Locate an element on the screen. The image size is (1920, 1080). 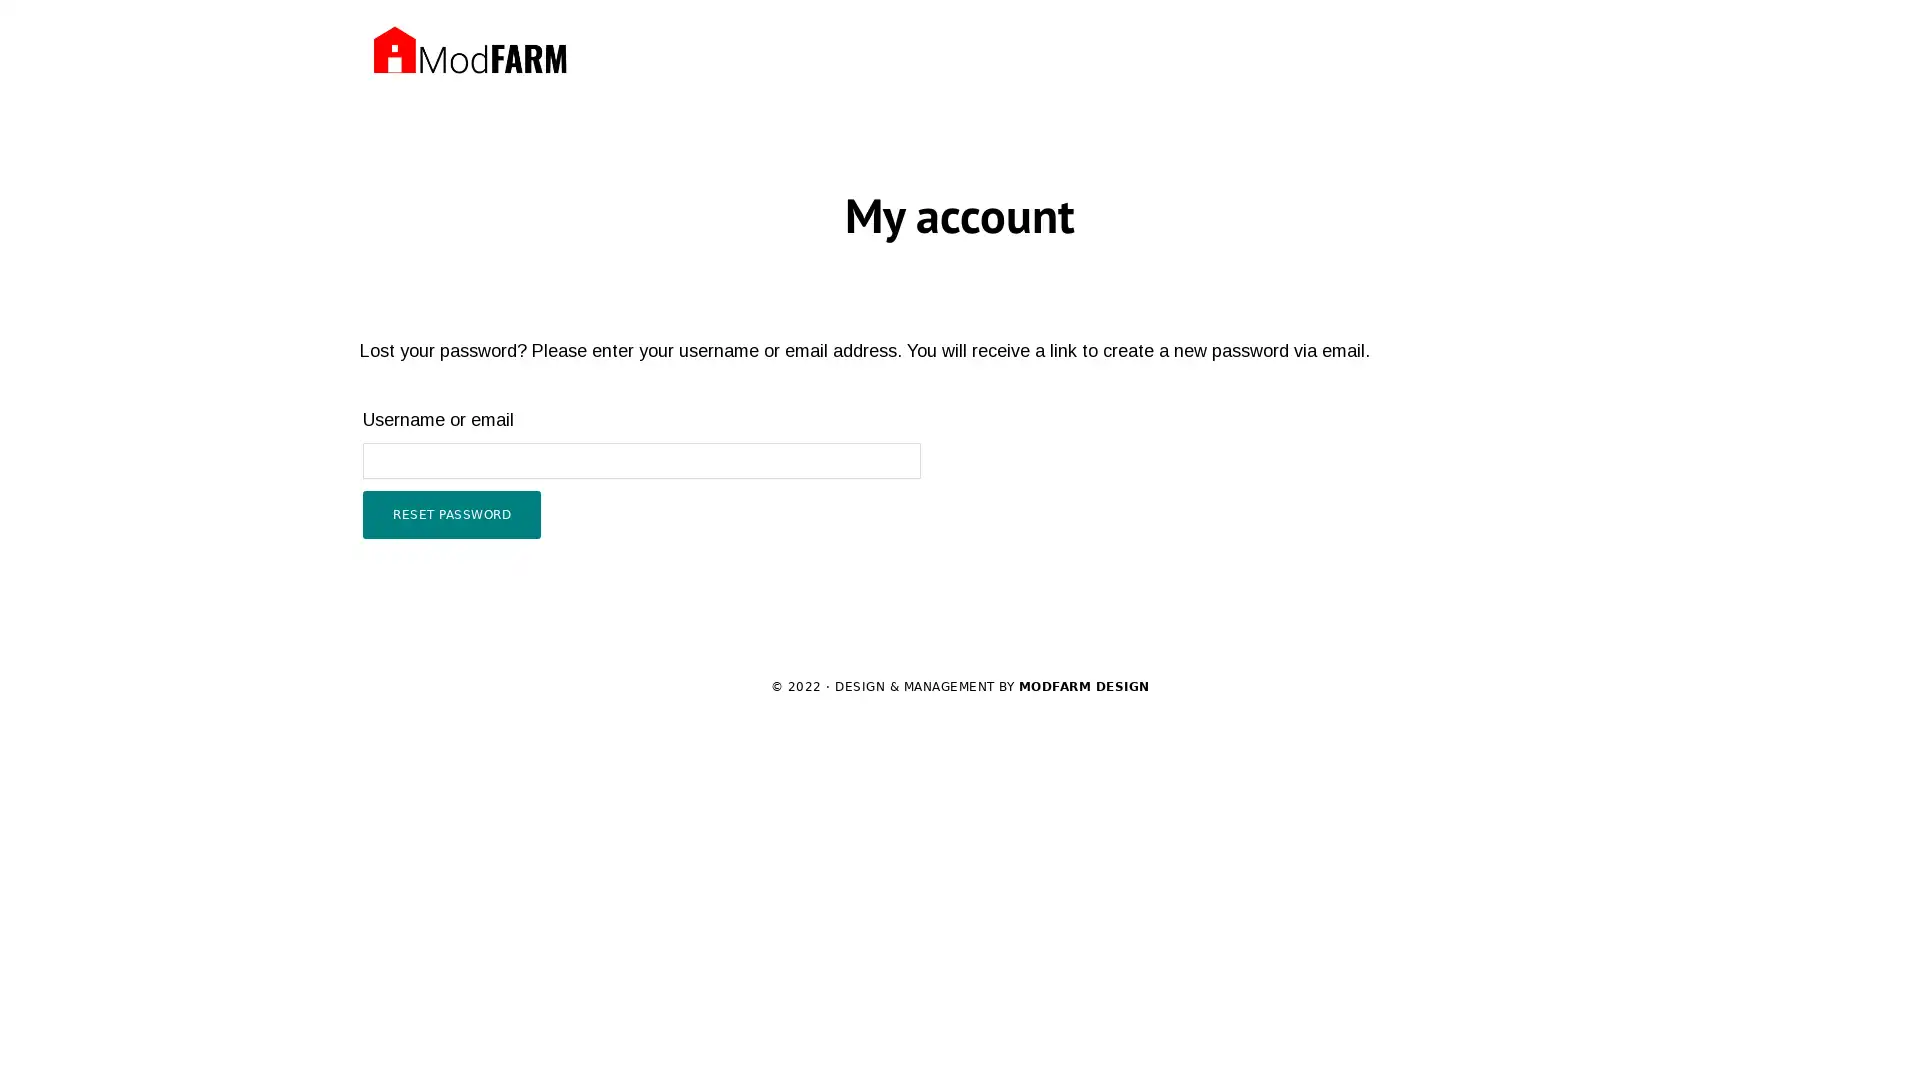
RESET PASSWORD is located at coordinates (450, 512).